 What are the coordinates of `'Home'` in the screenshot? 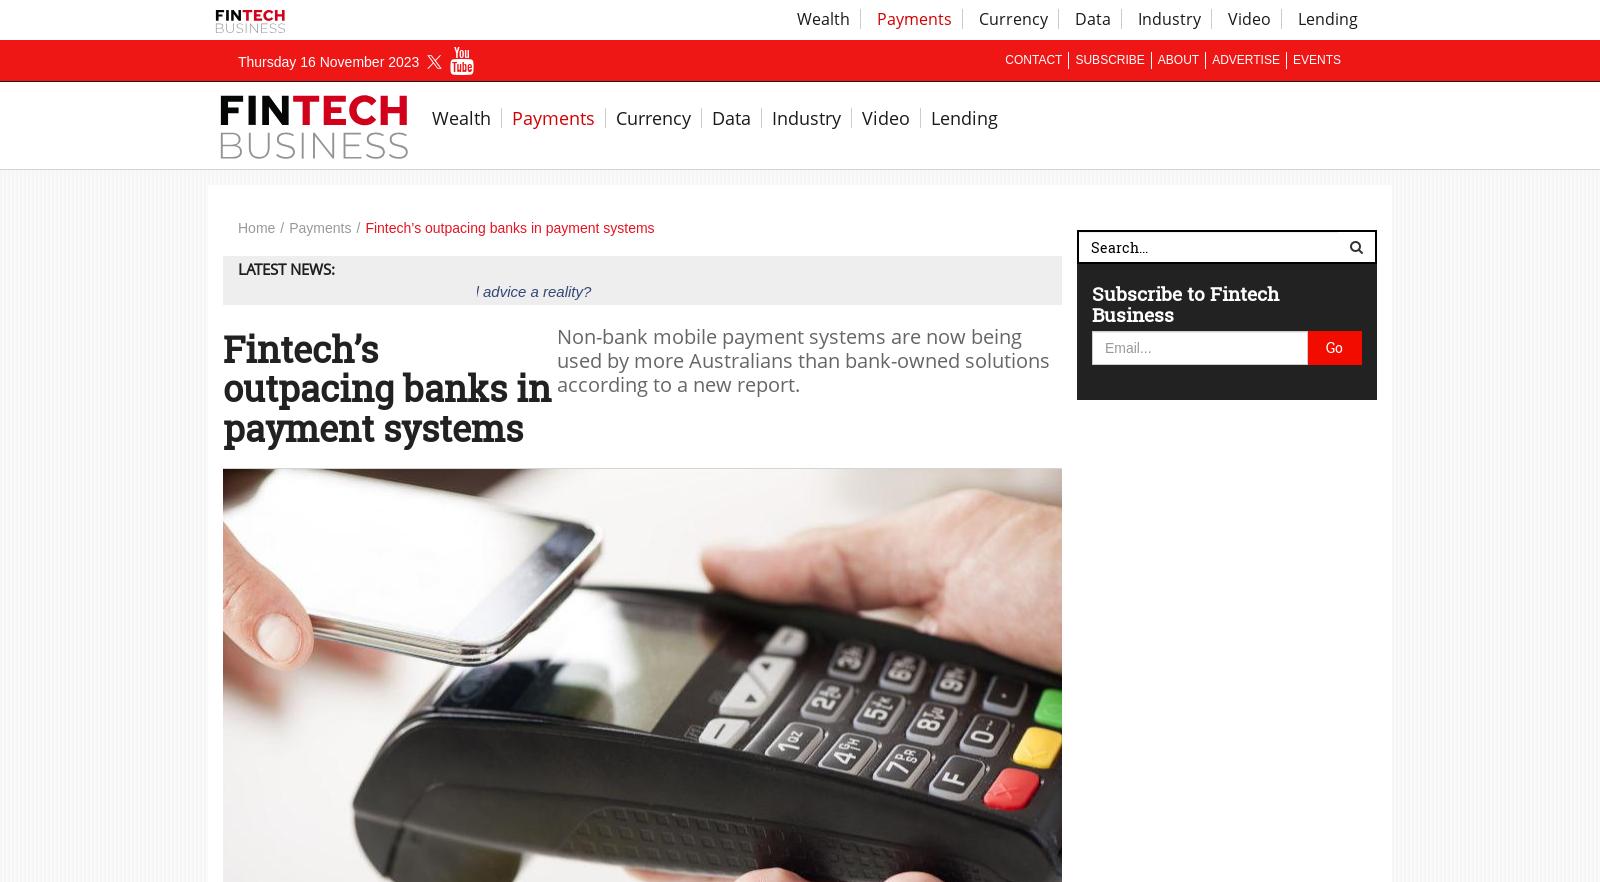 It's located at (256, 226).